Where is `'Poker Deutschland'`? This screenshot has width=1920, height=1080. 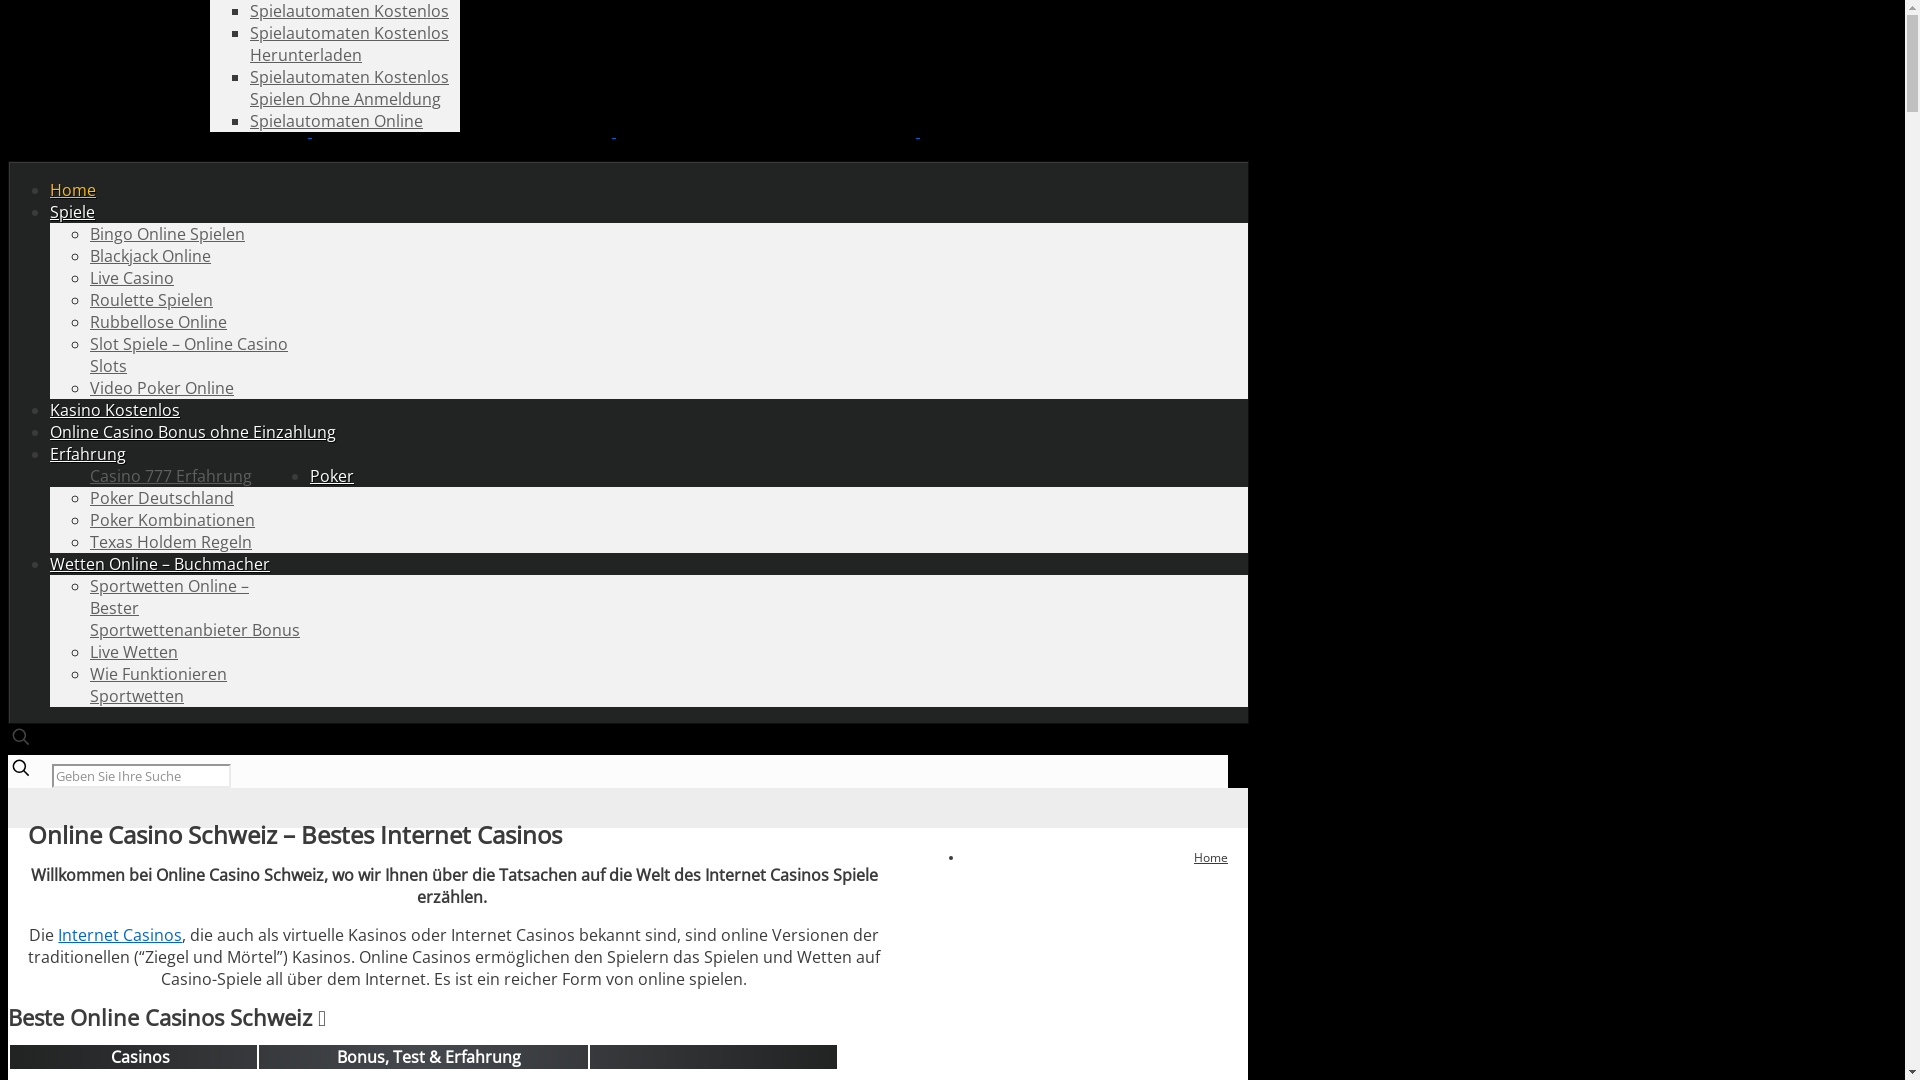
'Poker Deutschland' is located at coordinates (162, 496).